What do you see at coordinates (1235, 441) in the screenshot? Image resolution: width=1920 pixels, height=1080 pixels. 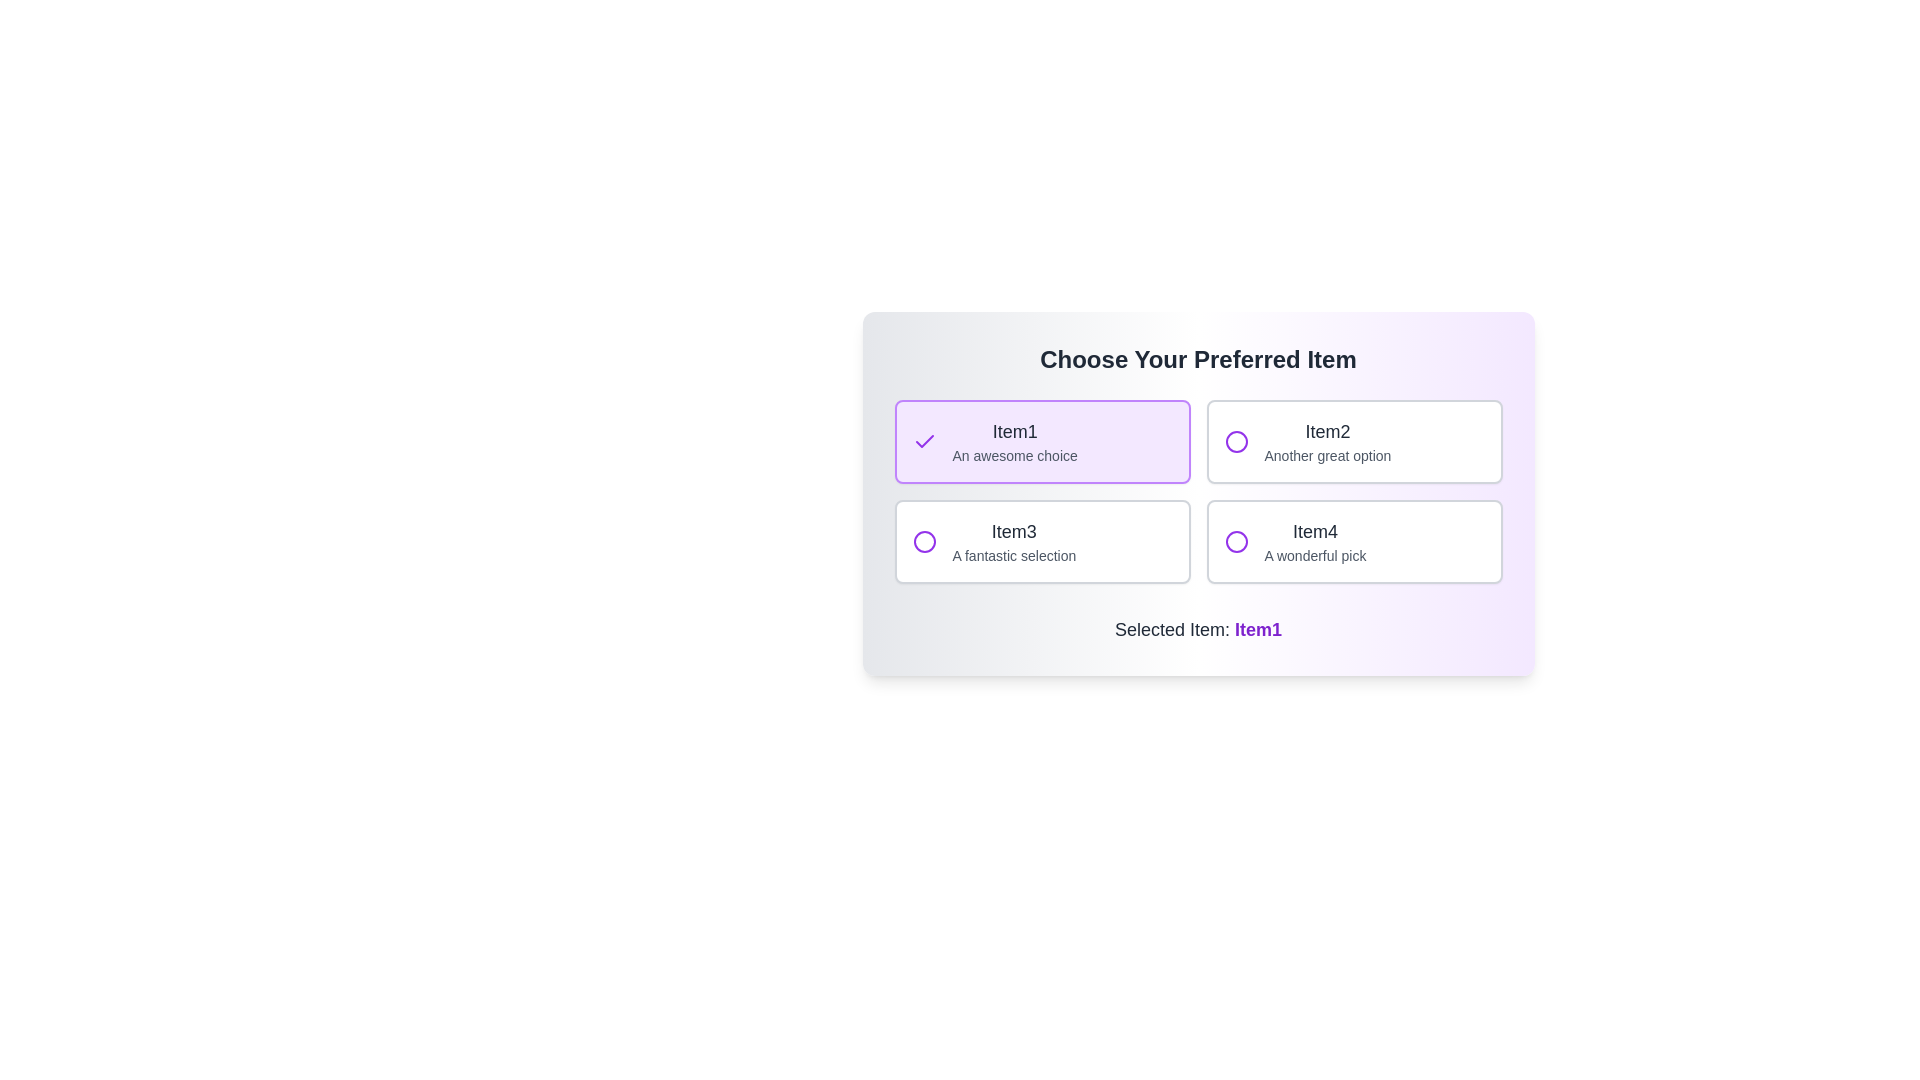 I see `the circular icon that serves as a visual indicator for the option labeled 'Item2: Another great option', located in the upper section of the interface` at bounding box center [1235, 441].